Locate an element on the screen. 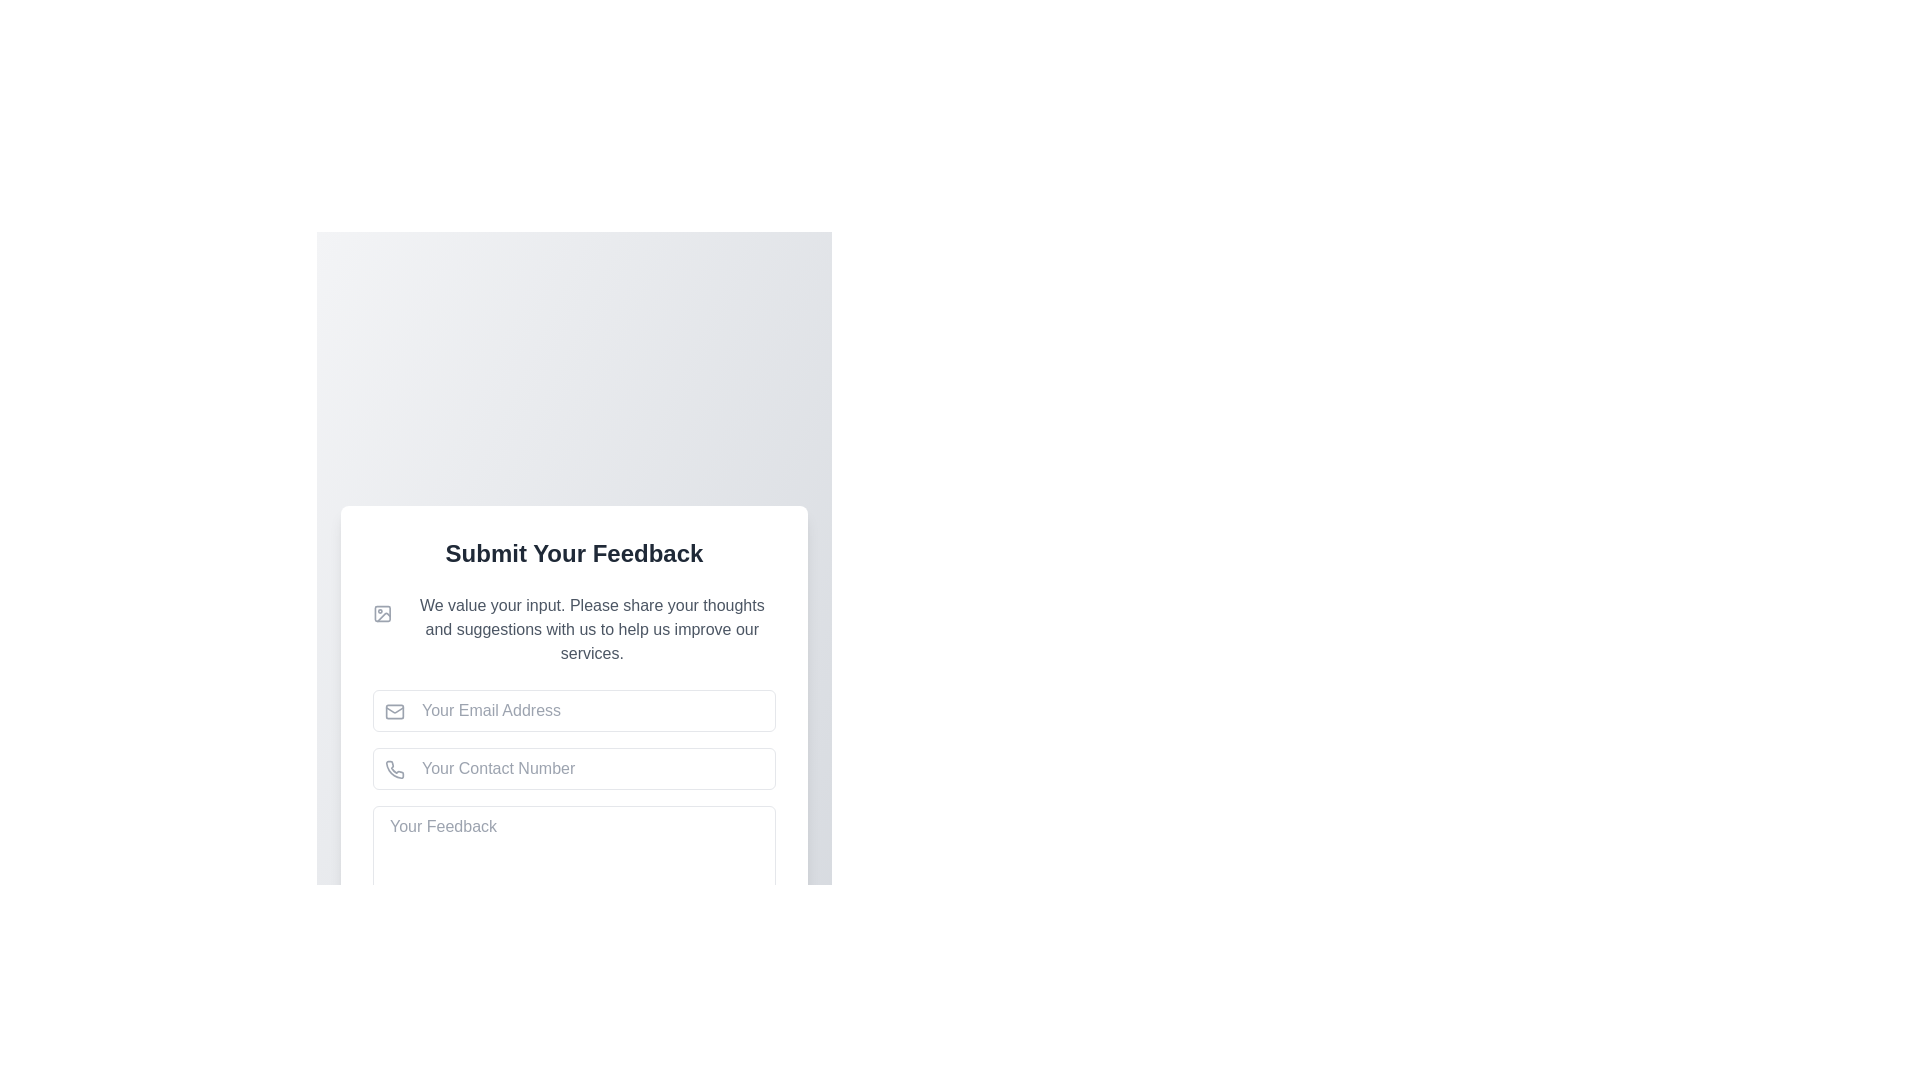 This screenshot has height=1080, width=1920. the envelope icon representing email, which is positioned inside the input field labeled 'Your Email Address' on the left side is located at coordinates (394, 710).